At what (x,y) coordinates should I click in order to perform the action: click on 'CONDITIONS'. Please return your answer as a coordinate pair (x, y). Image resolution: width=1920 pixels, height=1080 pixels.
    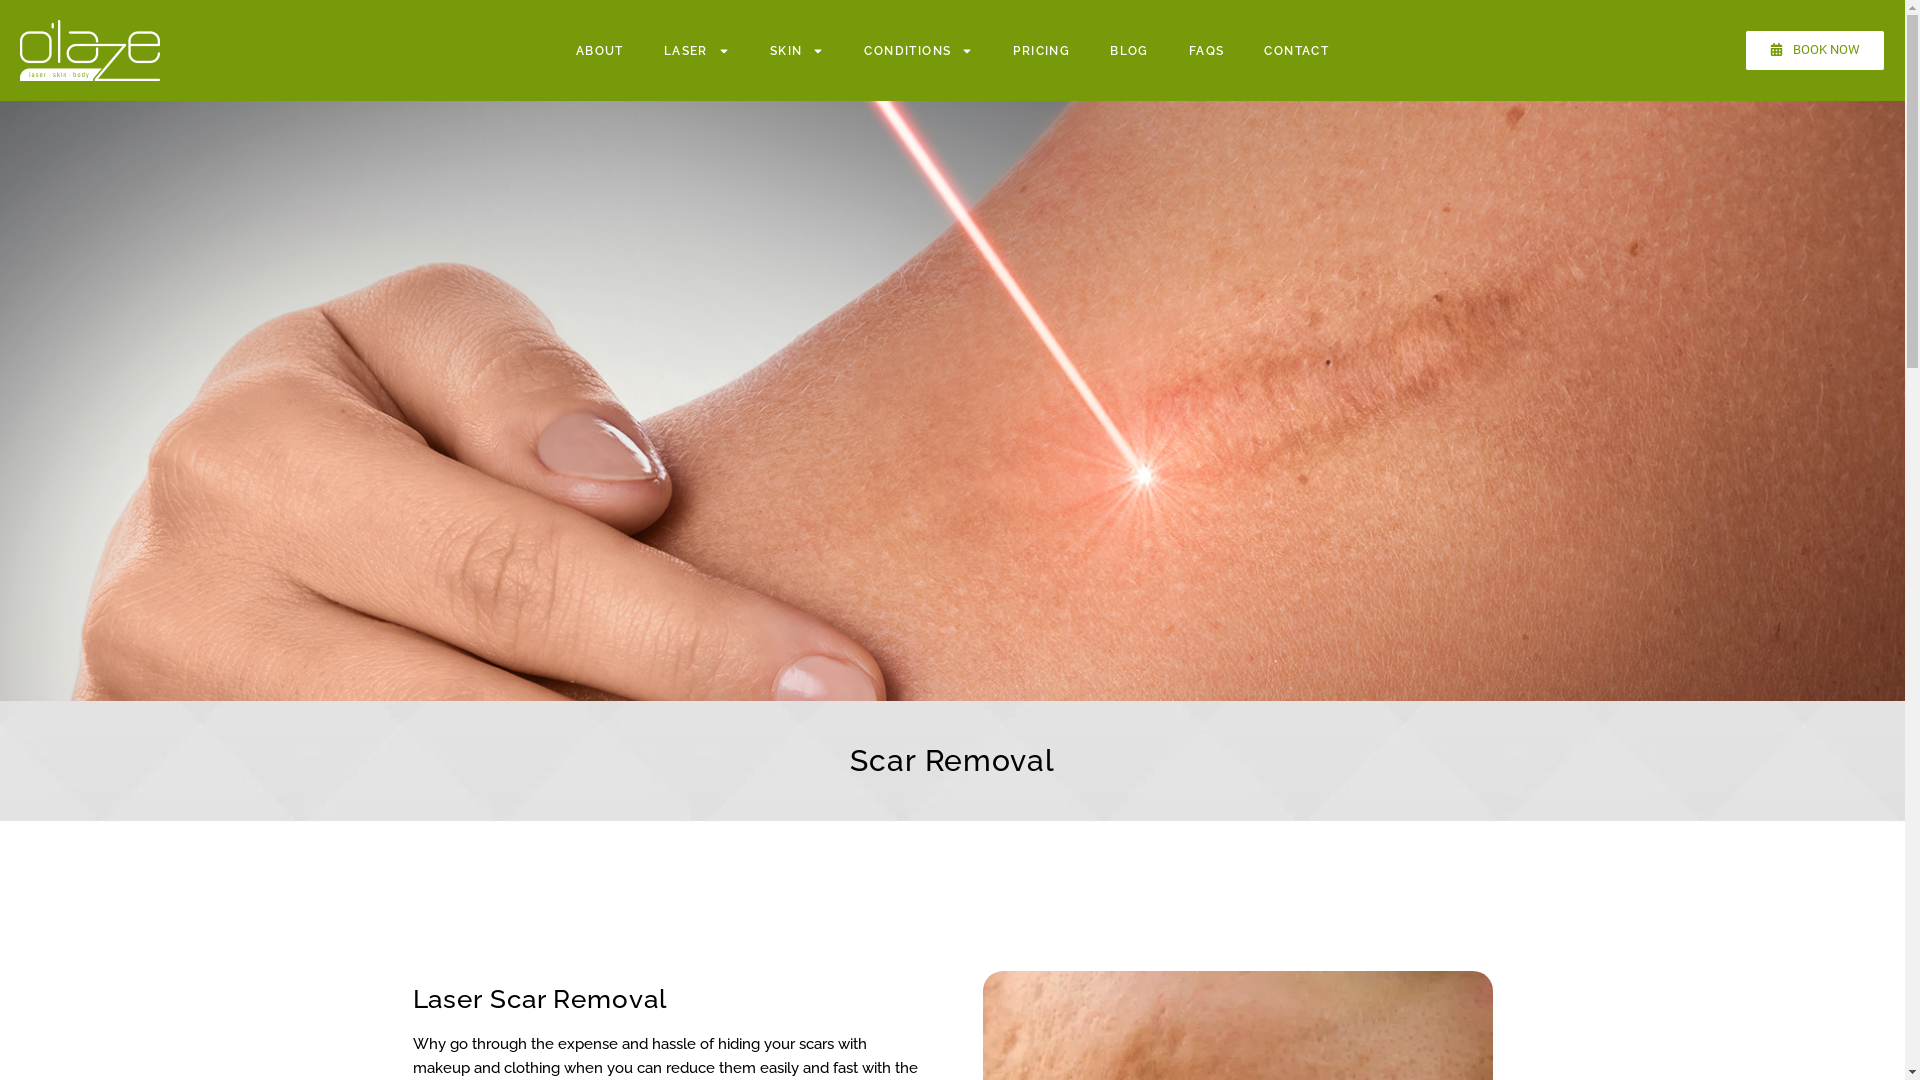
    Looking at the image, I should click on (917, 49).